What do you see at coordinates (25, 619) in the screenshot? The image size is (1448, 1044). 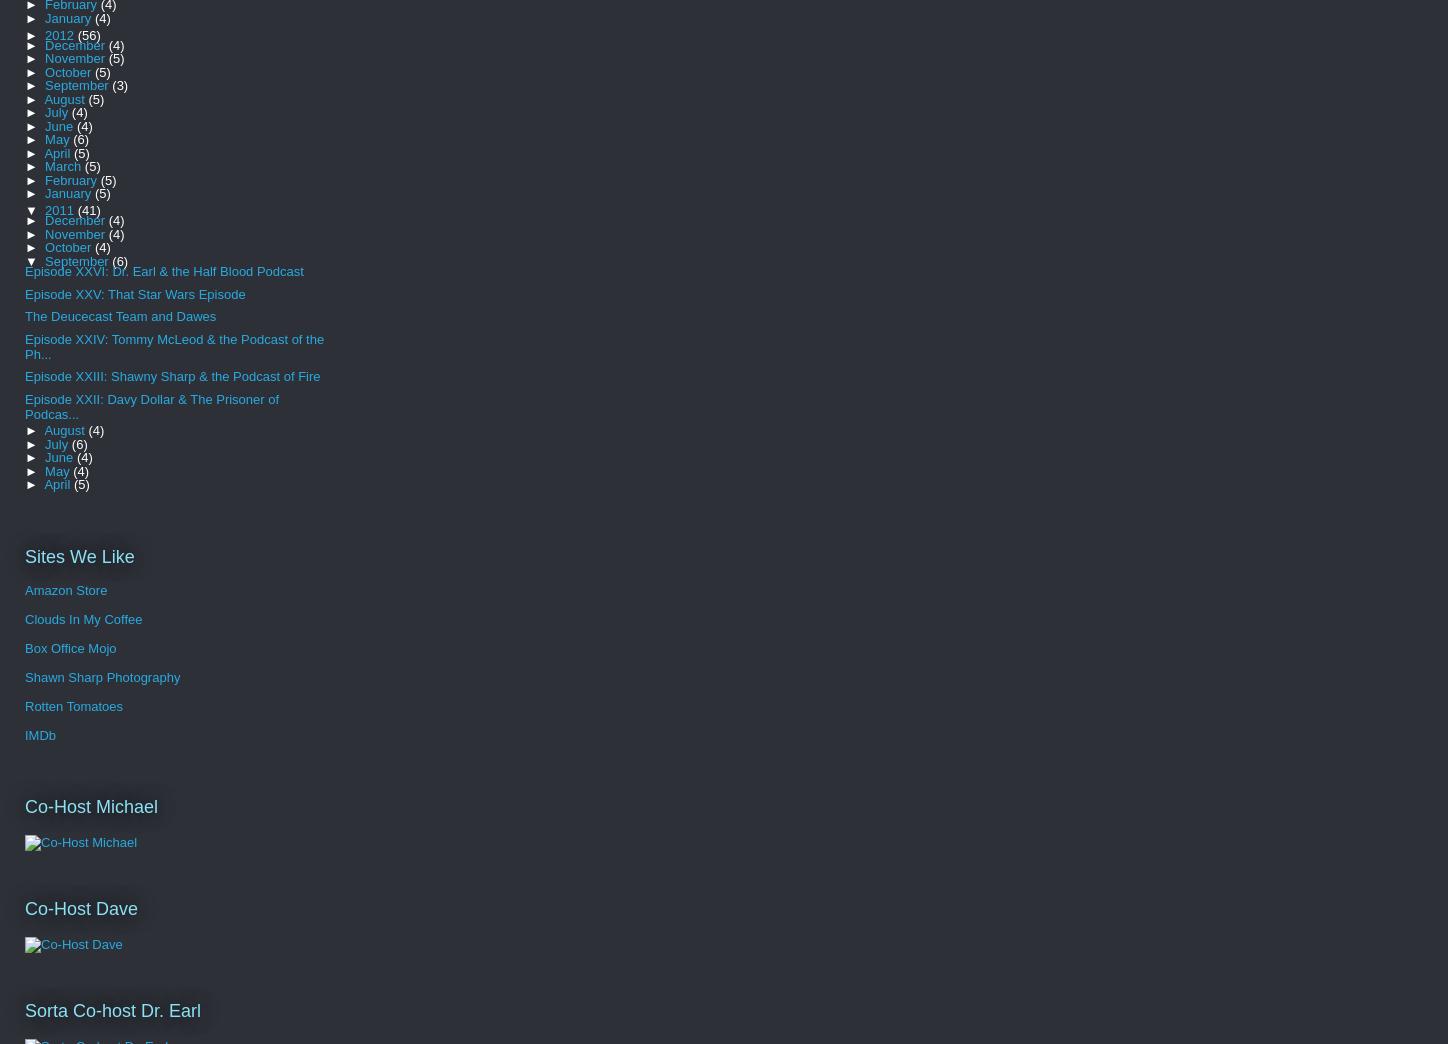 I see `'Clouds In My Coffee'` at bounding box center [25, 619].